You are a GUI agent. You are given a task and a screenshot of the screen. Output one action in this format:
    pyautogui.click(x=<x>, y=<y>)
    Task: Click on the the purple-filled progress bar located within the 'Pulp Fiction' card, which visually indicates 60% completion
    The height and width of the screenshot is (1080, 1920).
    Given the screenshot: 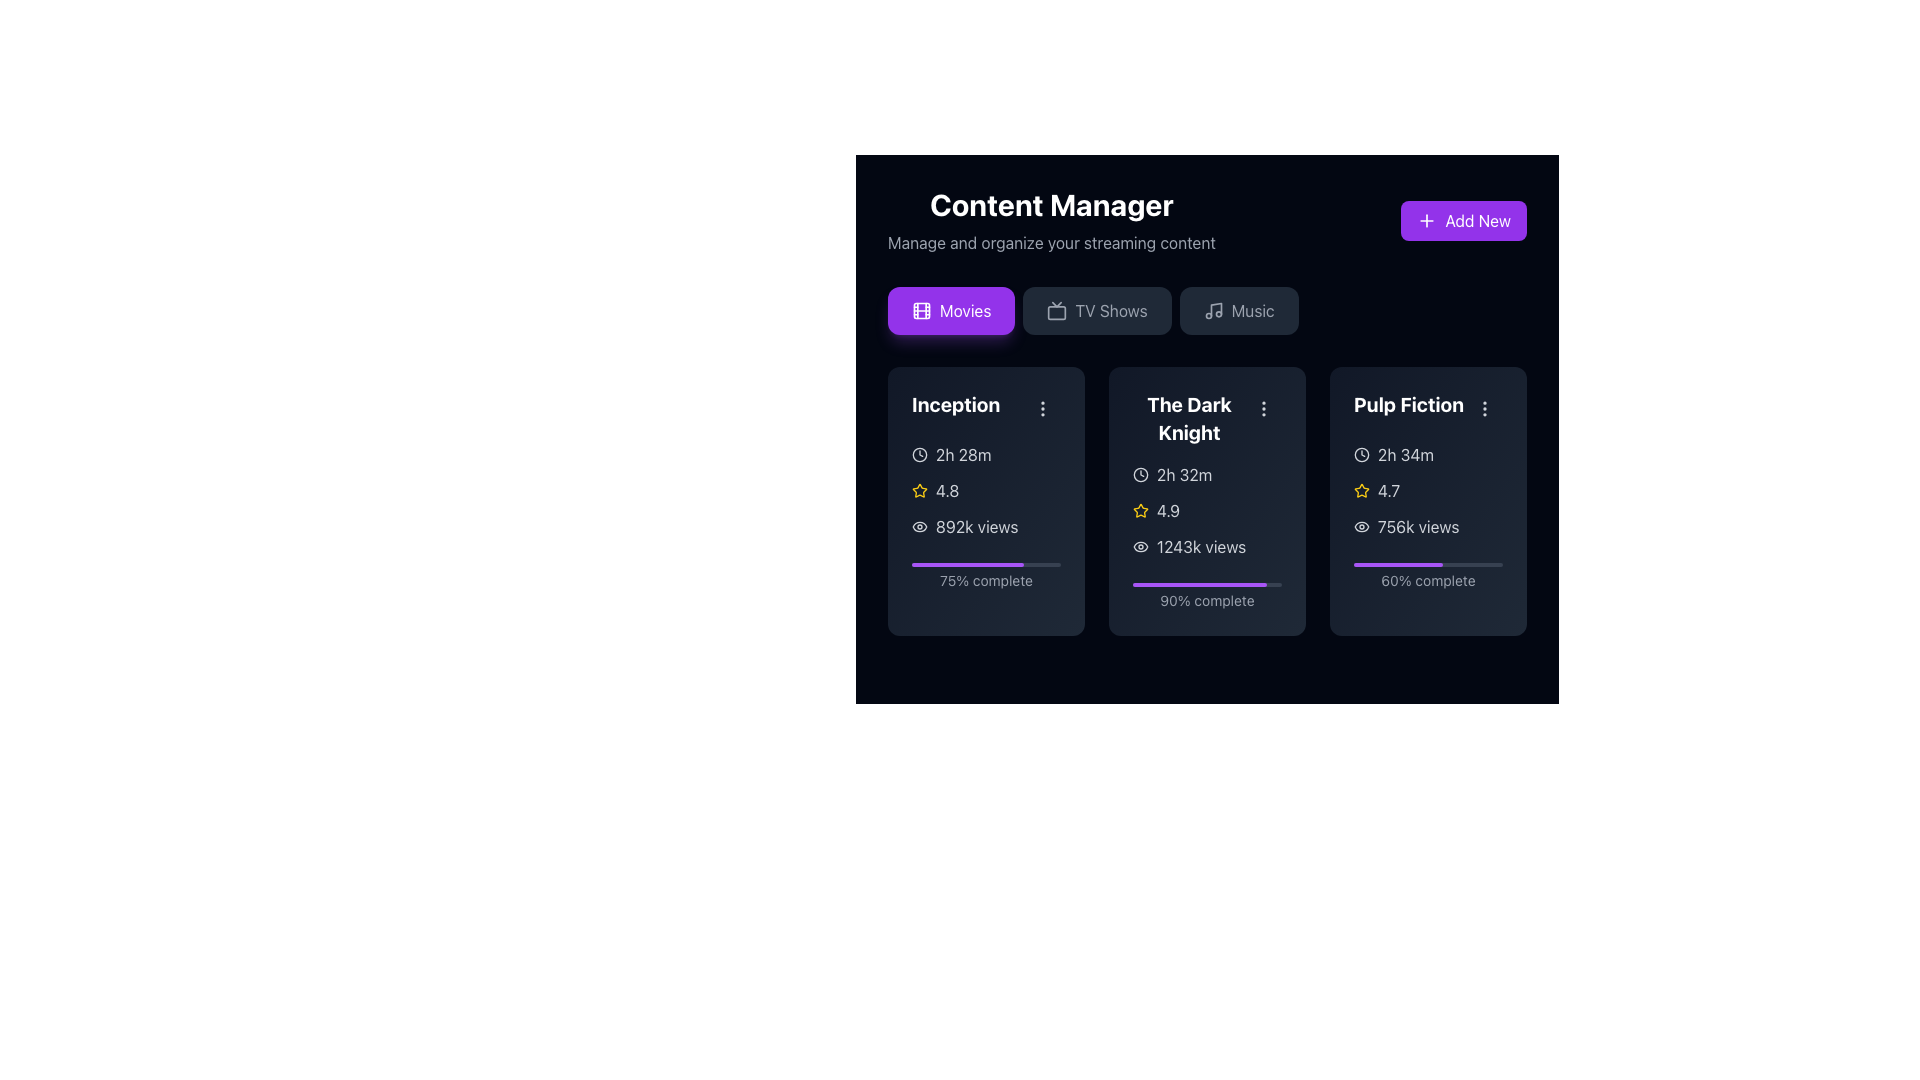 What is the action you would take?
    pyautogui.click(x=1397, y=564)
    